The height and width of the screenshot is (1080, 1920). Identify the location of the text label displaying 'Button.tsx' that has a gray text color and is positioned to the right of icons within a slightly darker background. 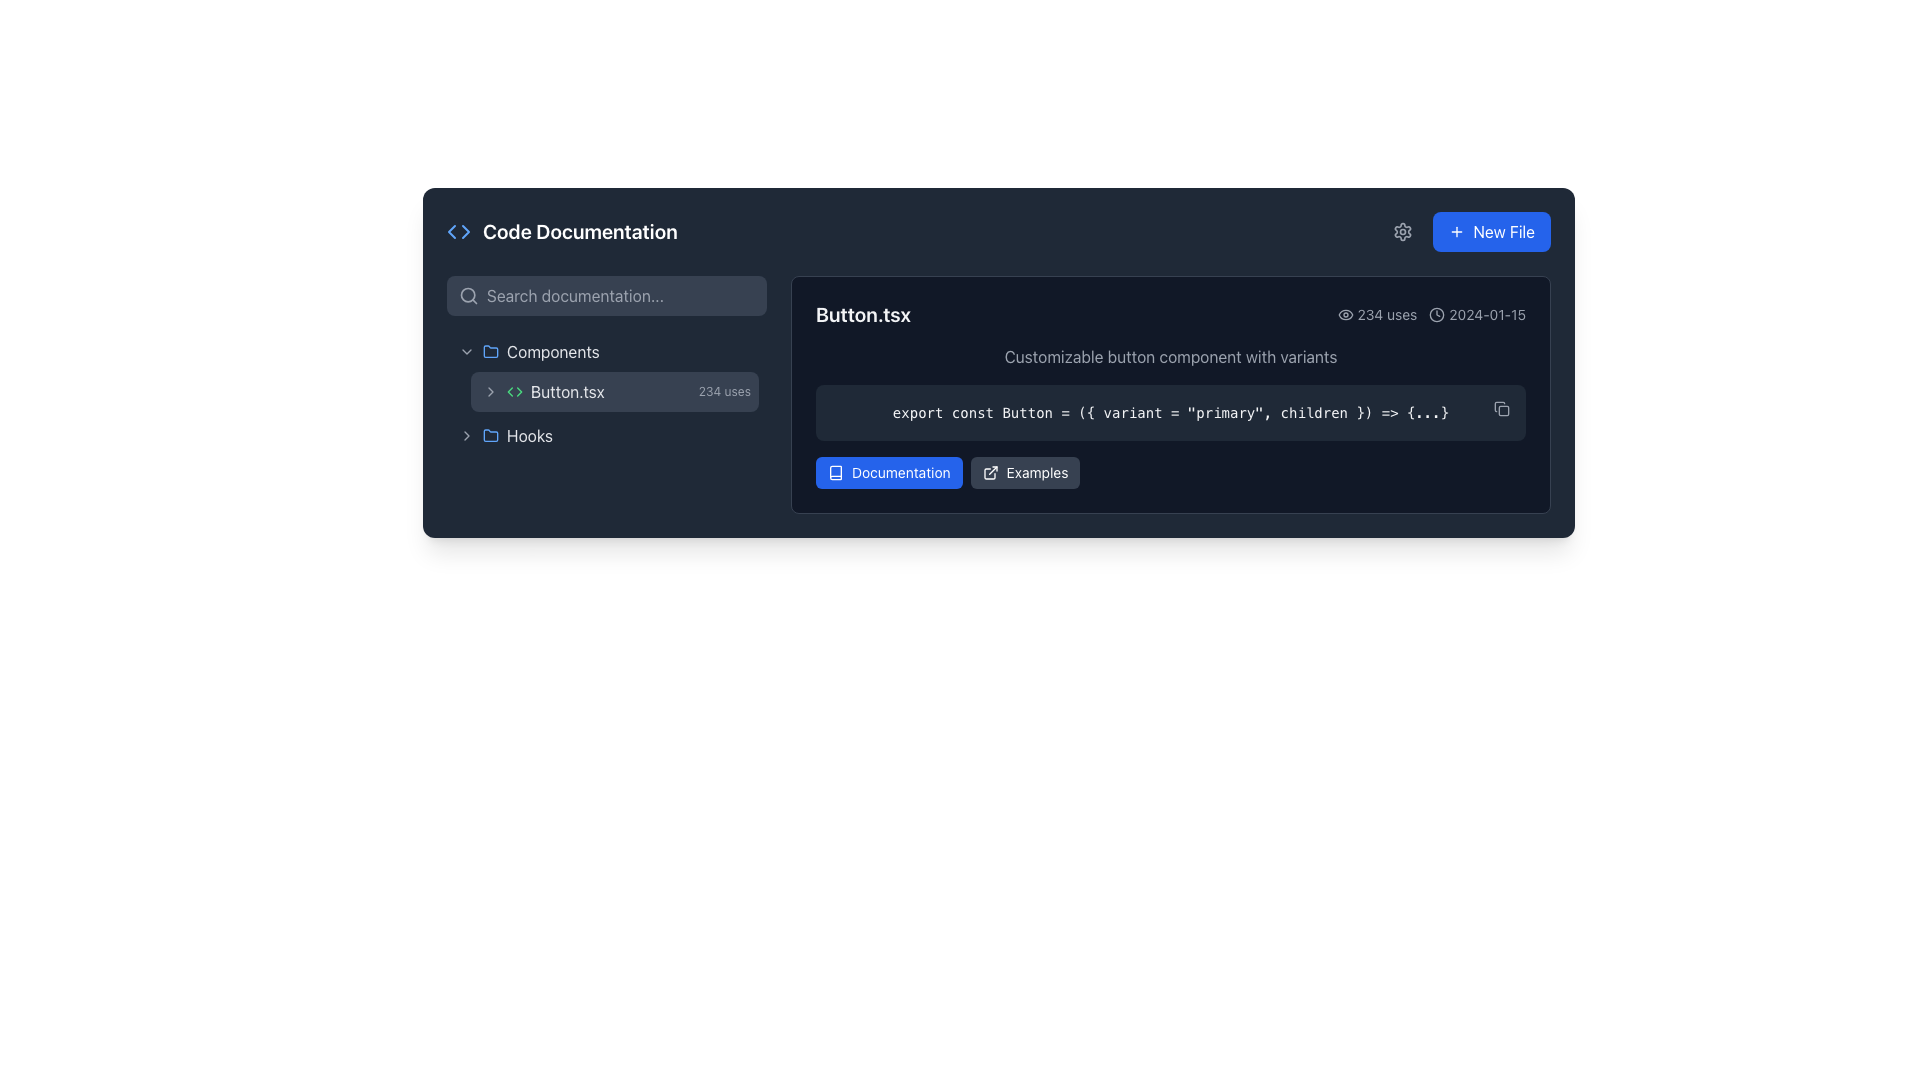
(566, 392).